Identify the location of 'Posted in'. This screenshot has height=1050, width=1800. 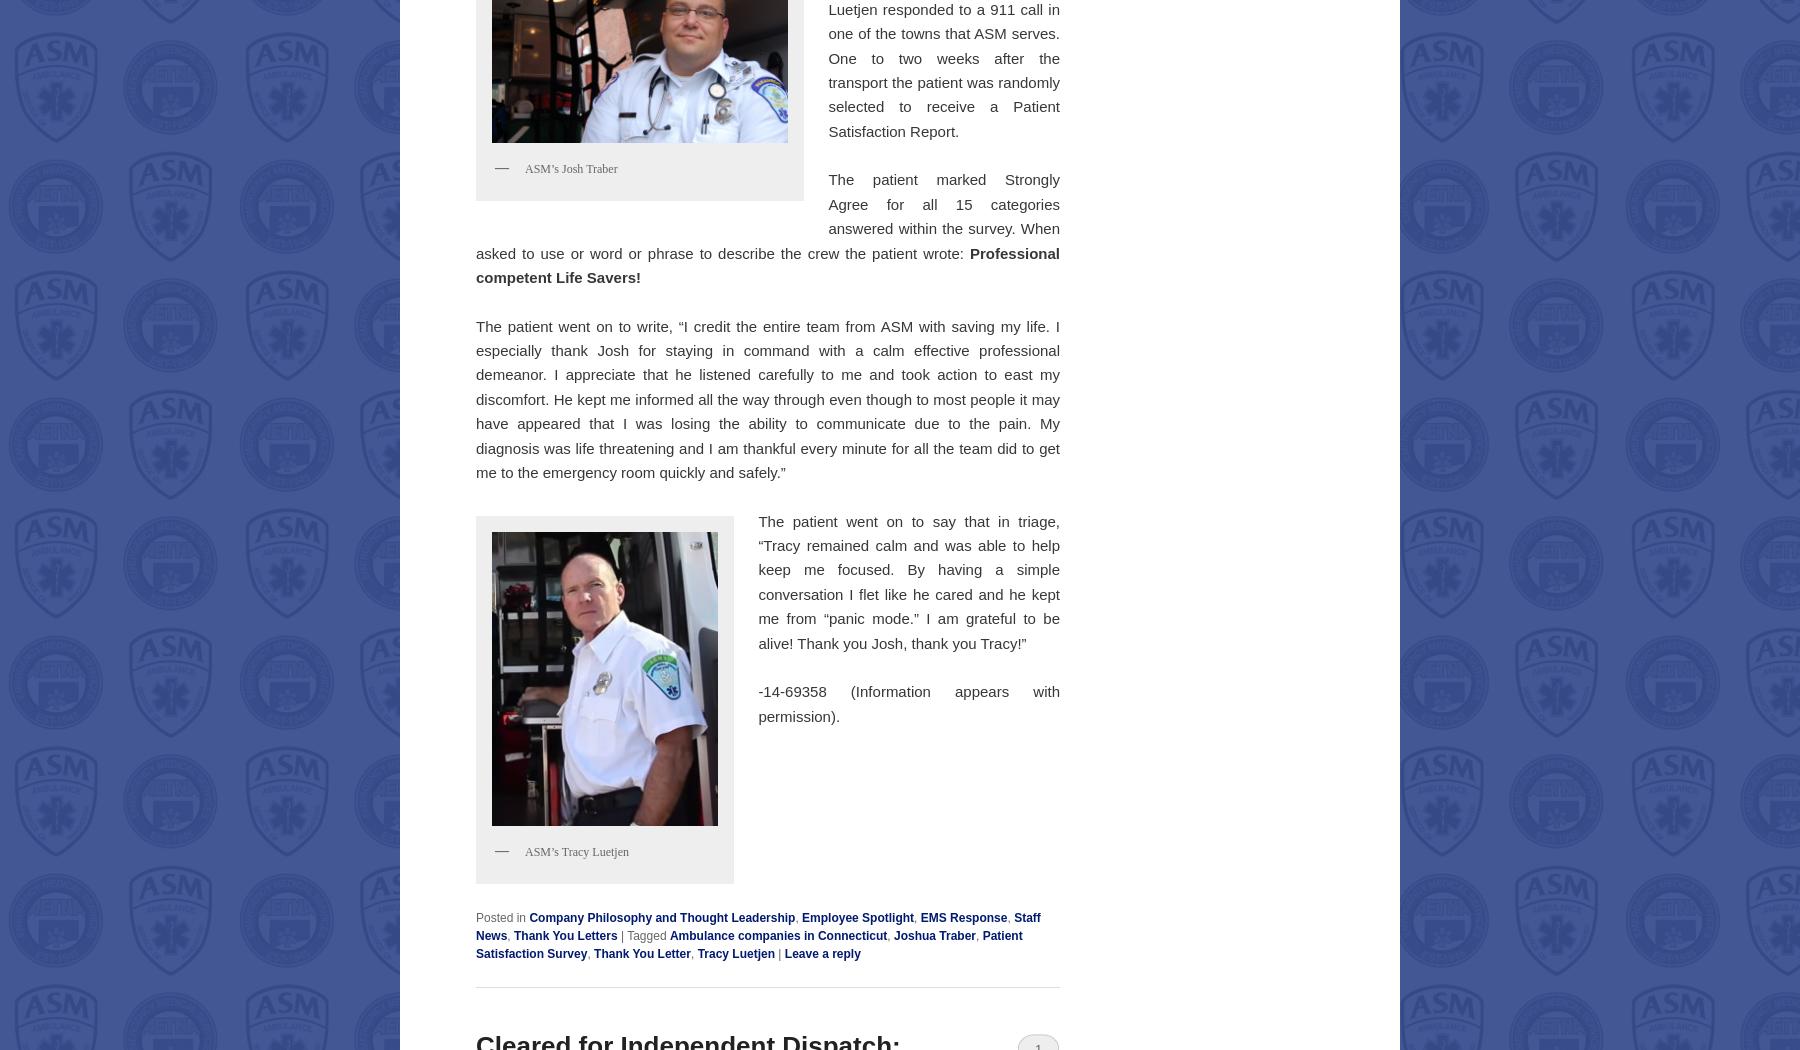
(474, 916).